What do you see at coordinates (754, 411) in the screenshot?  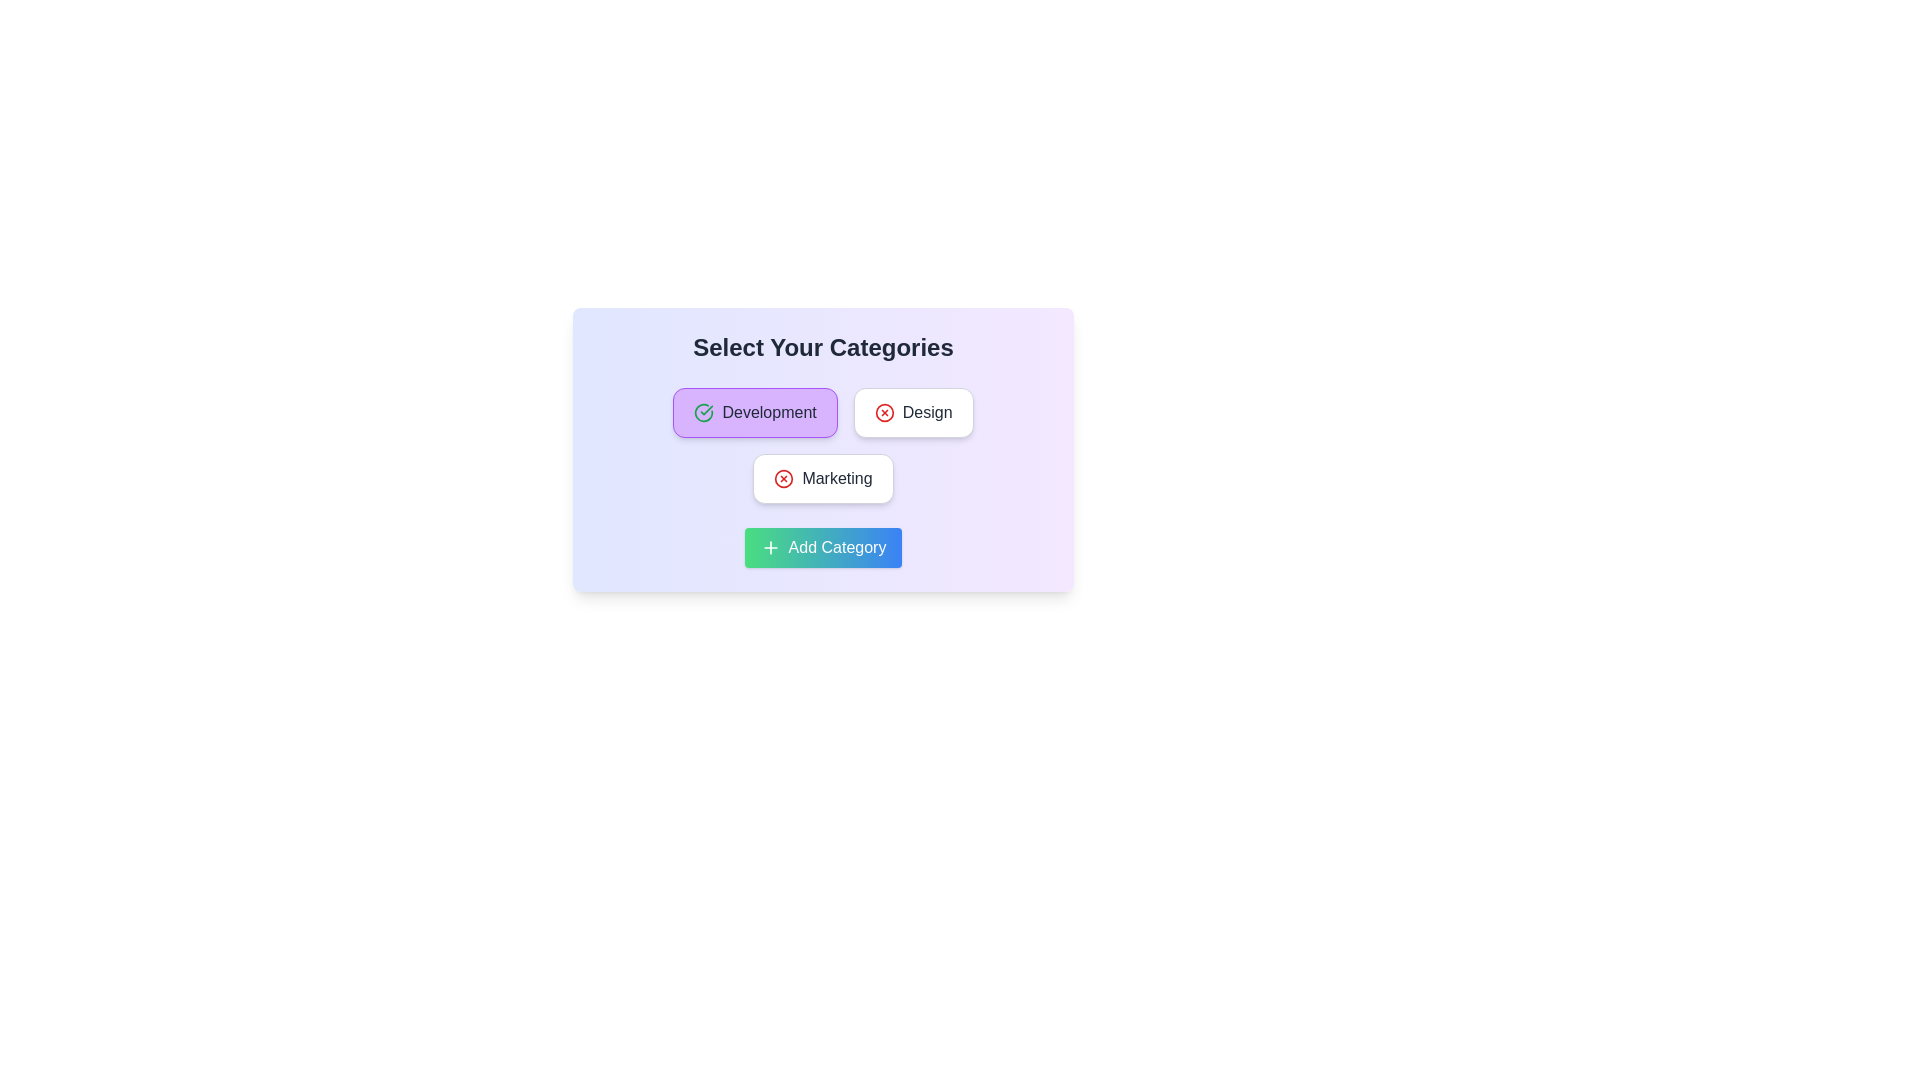 I see `the chip labeled 'Development' by clicking on it` at bounding box center [754, 411].